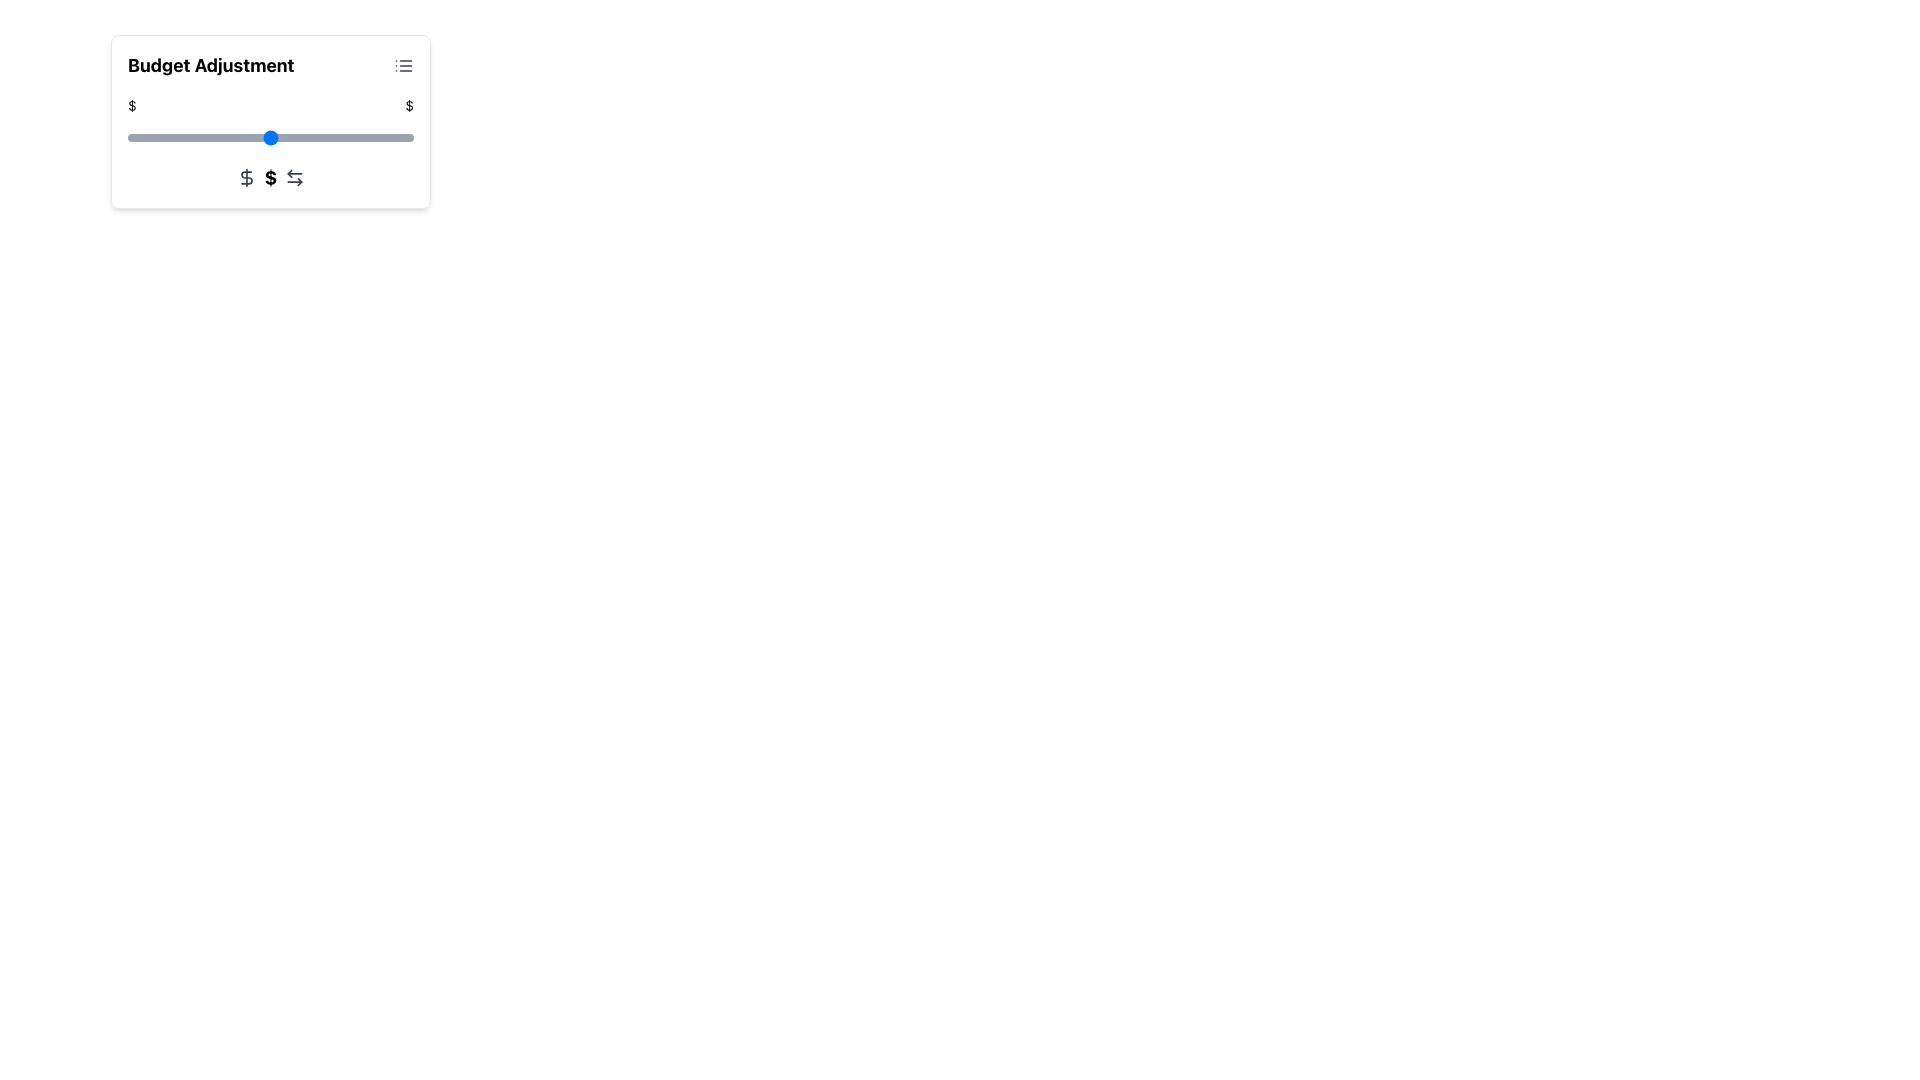  I want to click on the budget adjustment slider, so click(170, 137).